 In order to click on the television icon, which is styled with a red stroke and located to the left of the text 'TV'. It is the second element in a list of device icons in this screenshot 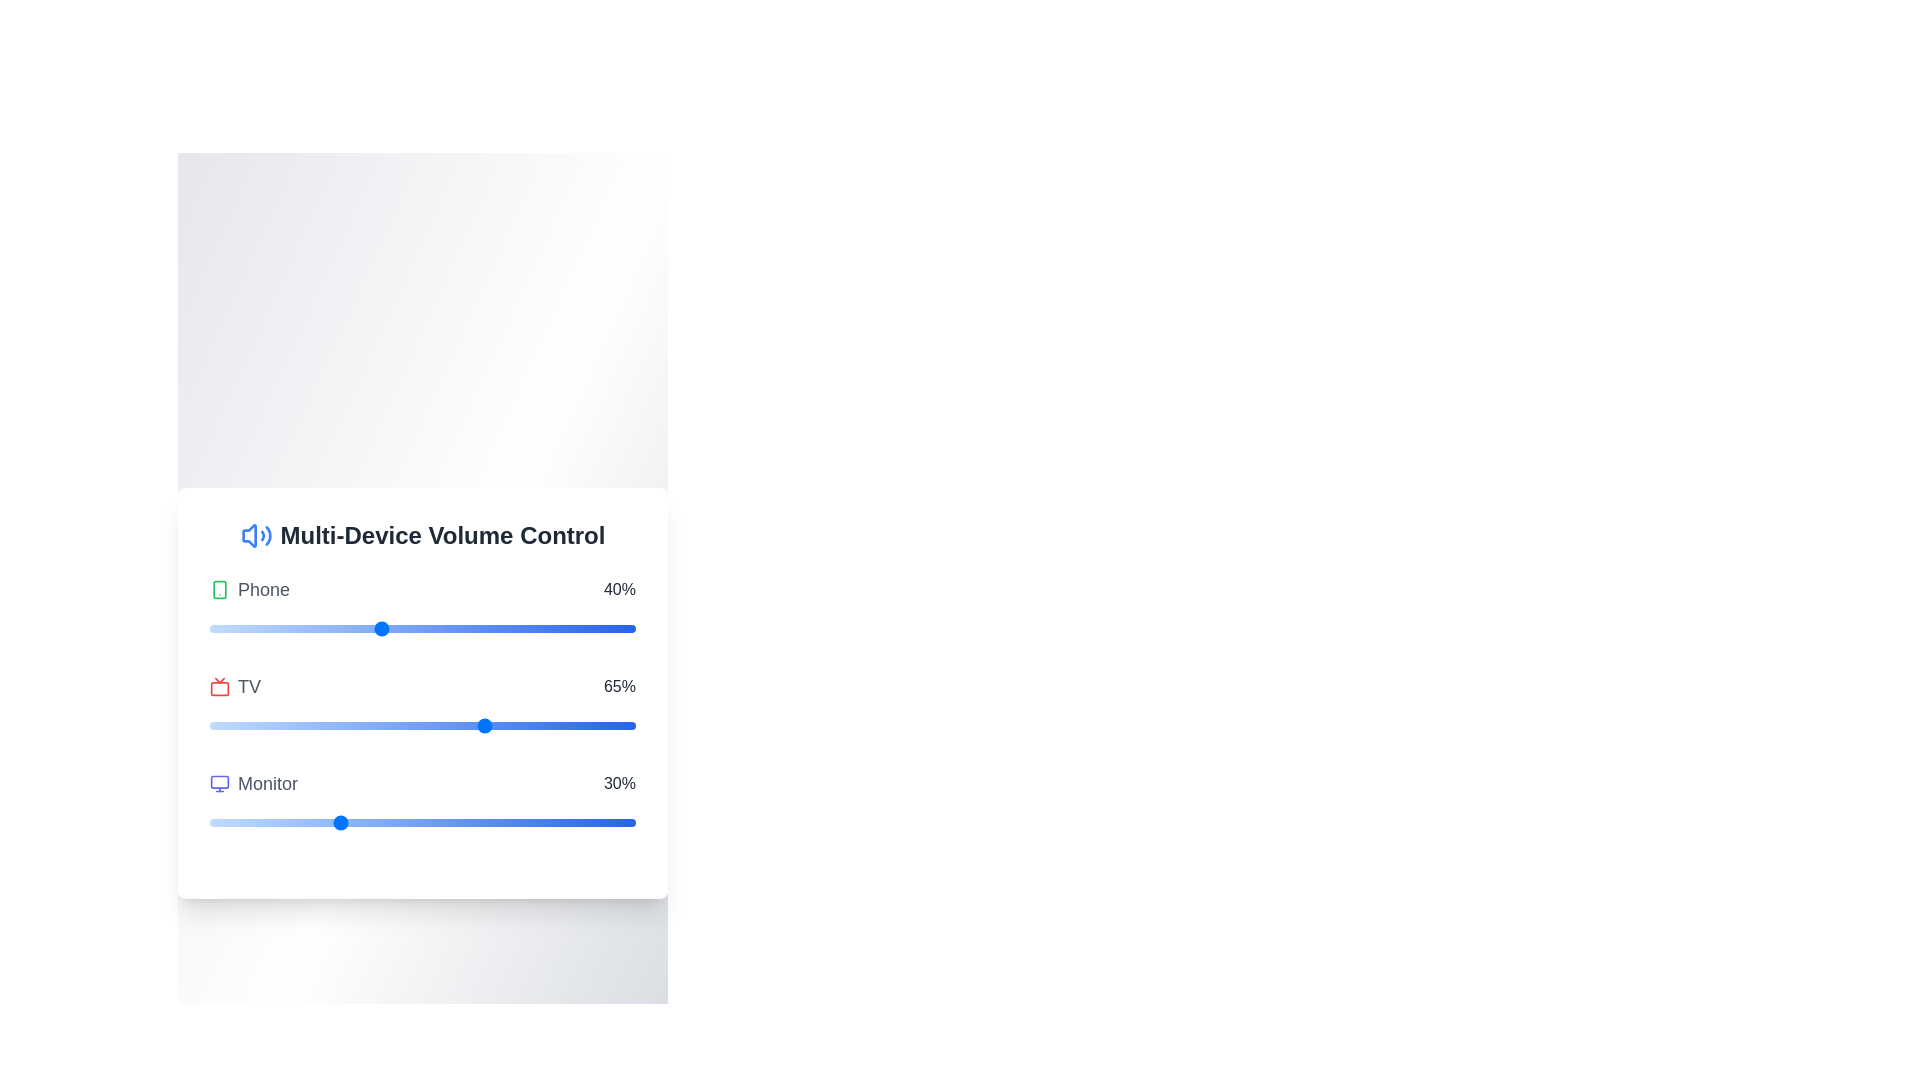, I will do `click(220, 685)`.